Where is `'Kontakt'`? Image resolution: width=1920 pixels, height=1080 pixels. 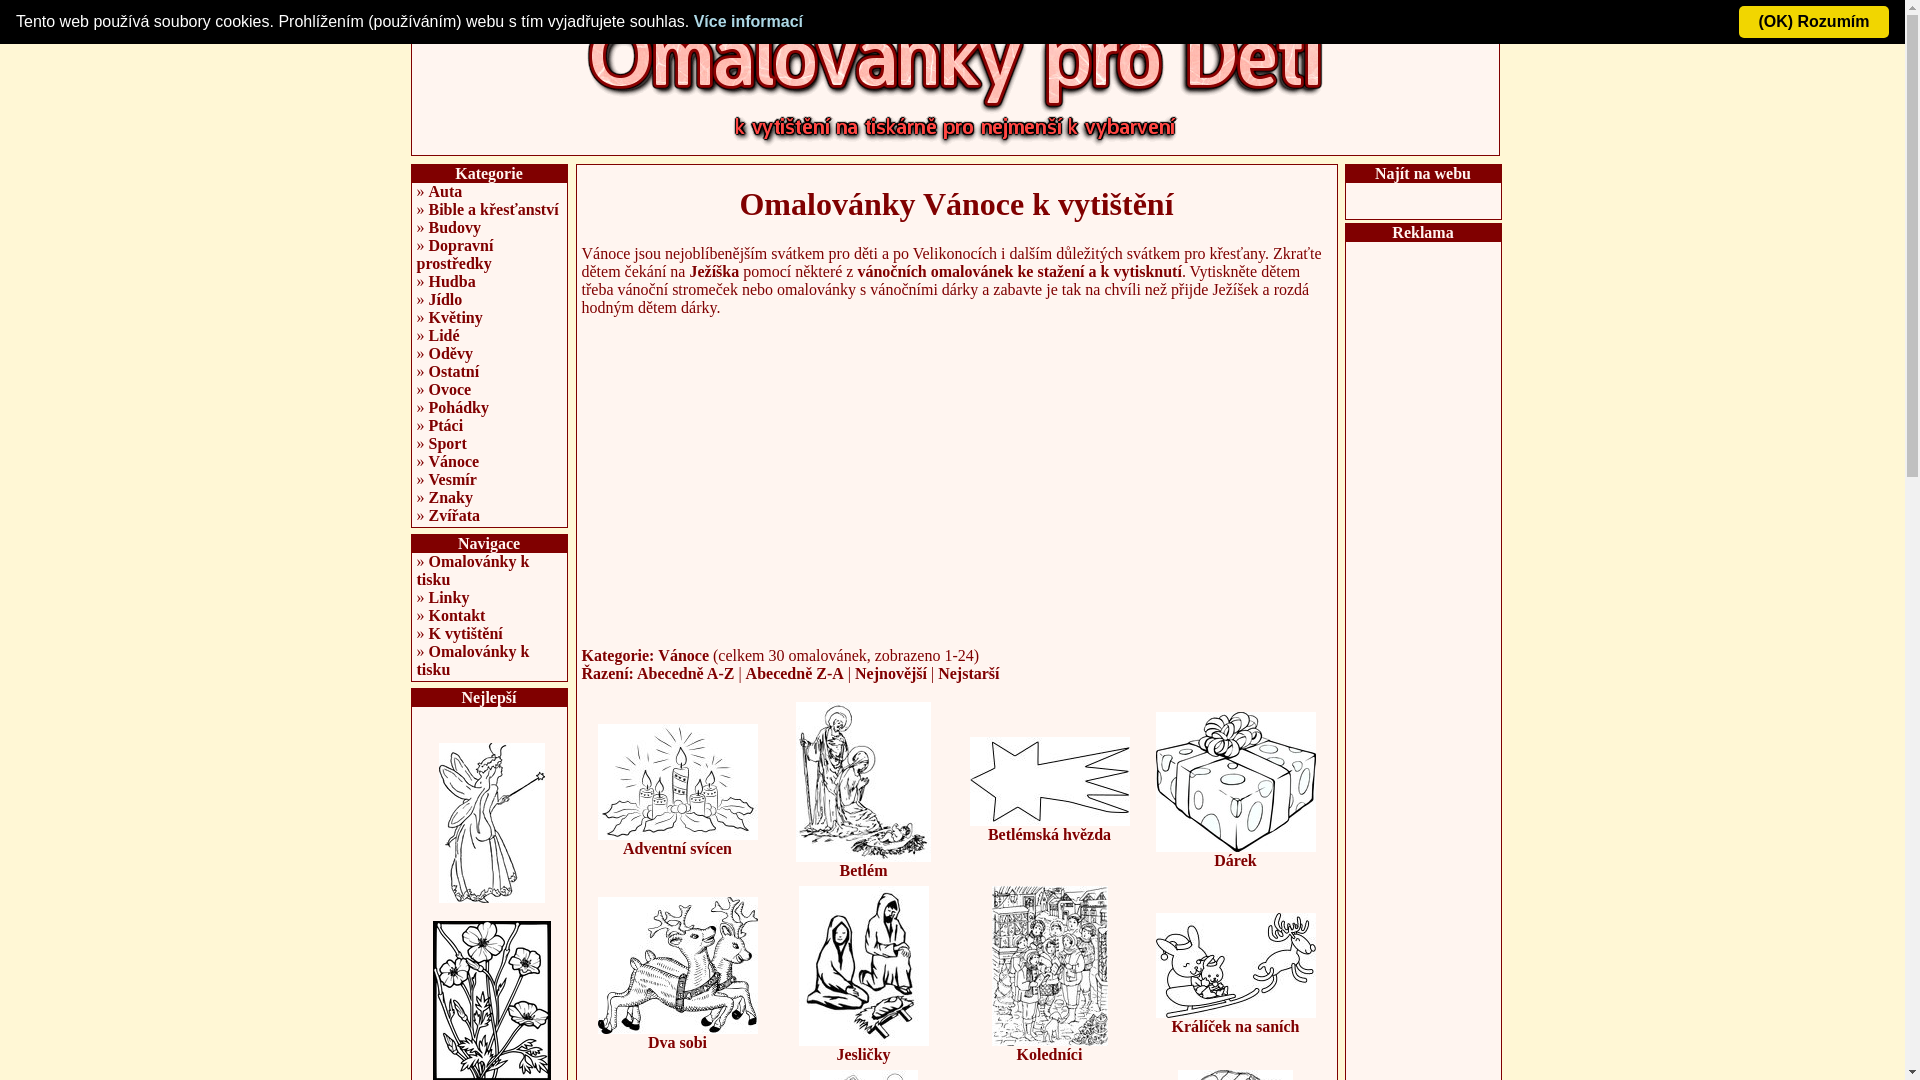 'Kontakt' is located at coordinates (455, 614).